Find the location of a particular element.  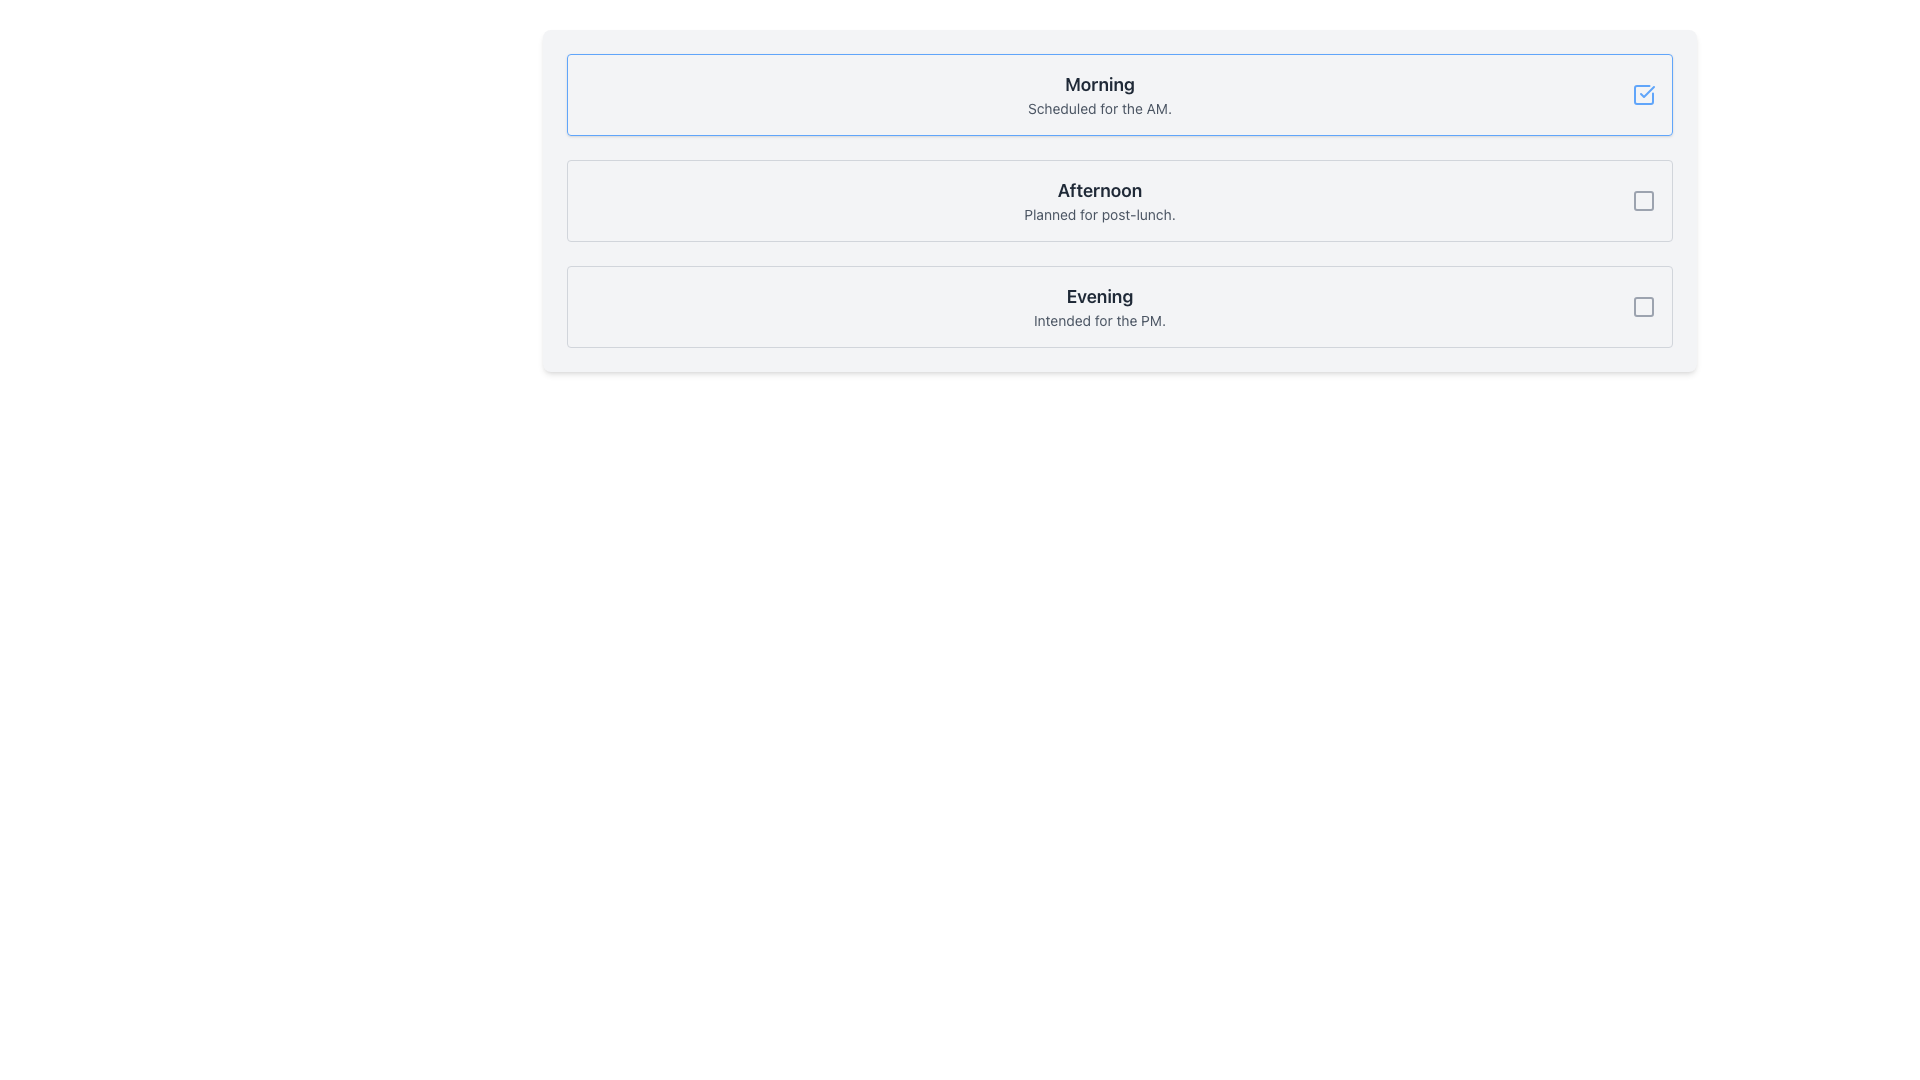

the textual label element that displays the heading 'Morning' and the subtext 'Scheduled for the AM.' is located at coordinates (1098, 95).